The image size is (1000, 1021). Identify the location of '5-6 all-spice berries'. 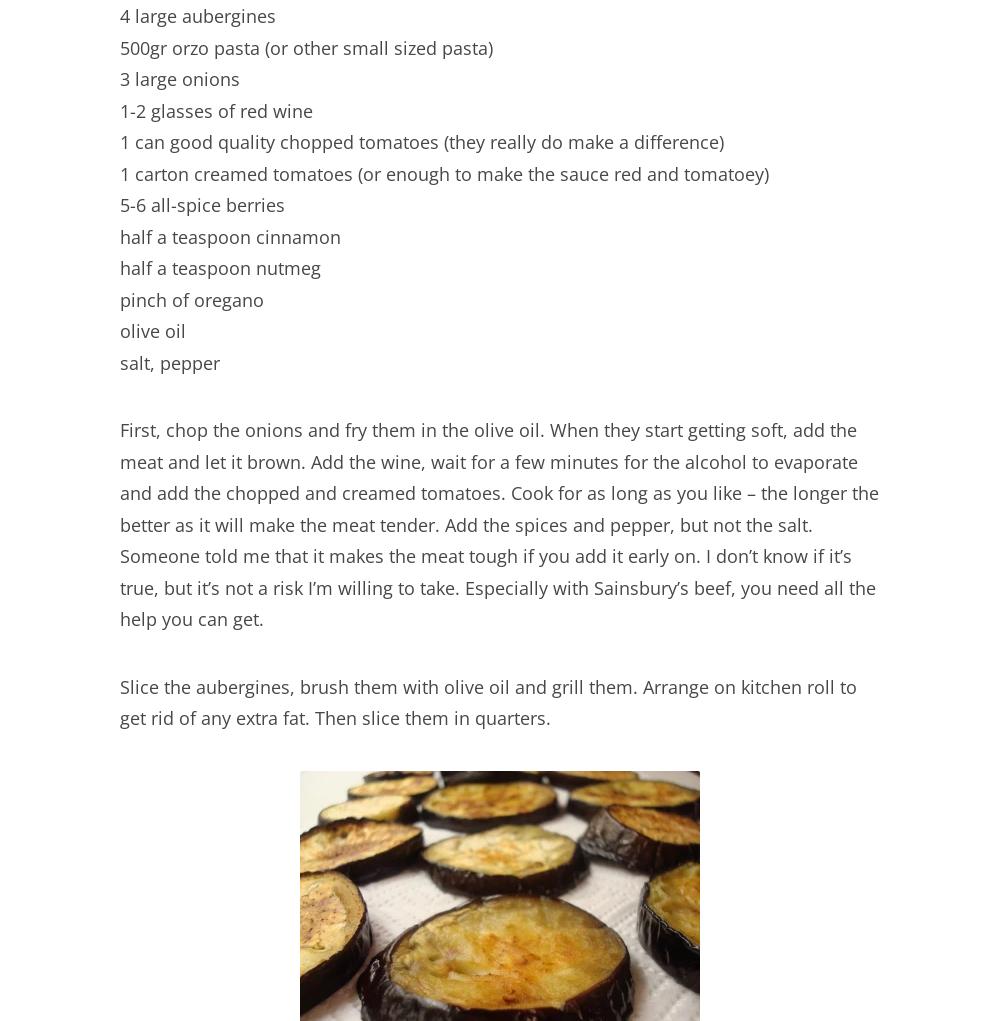
(201, 205).